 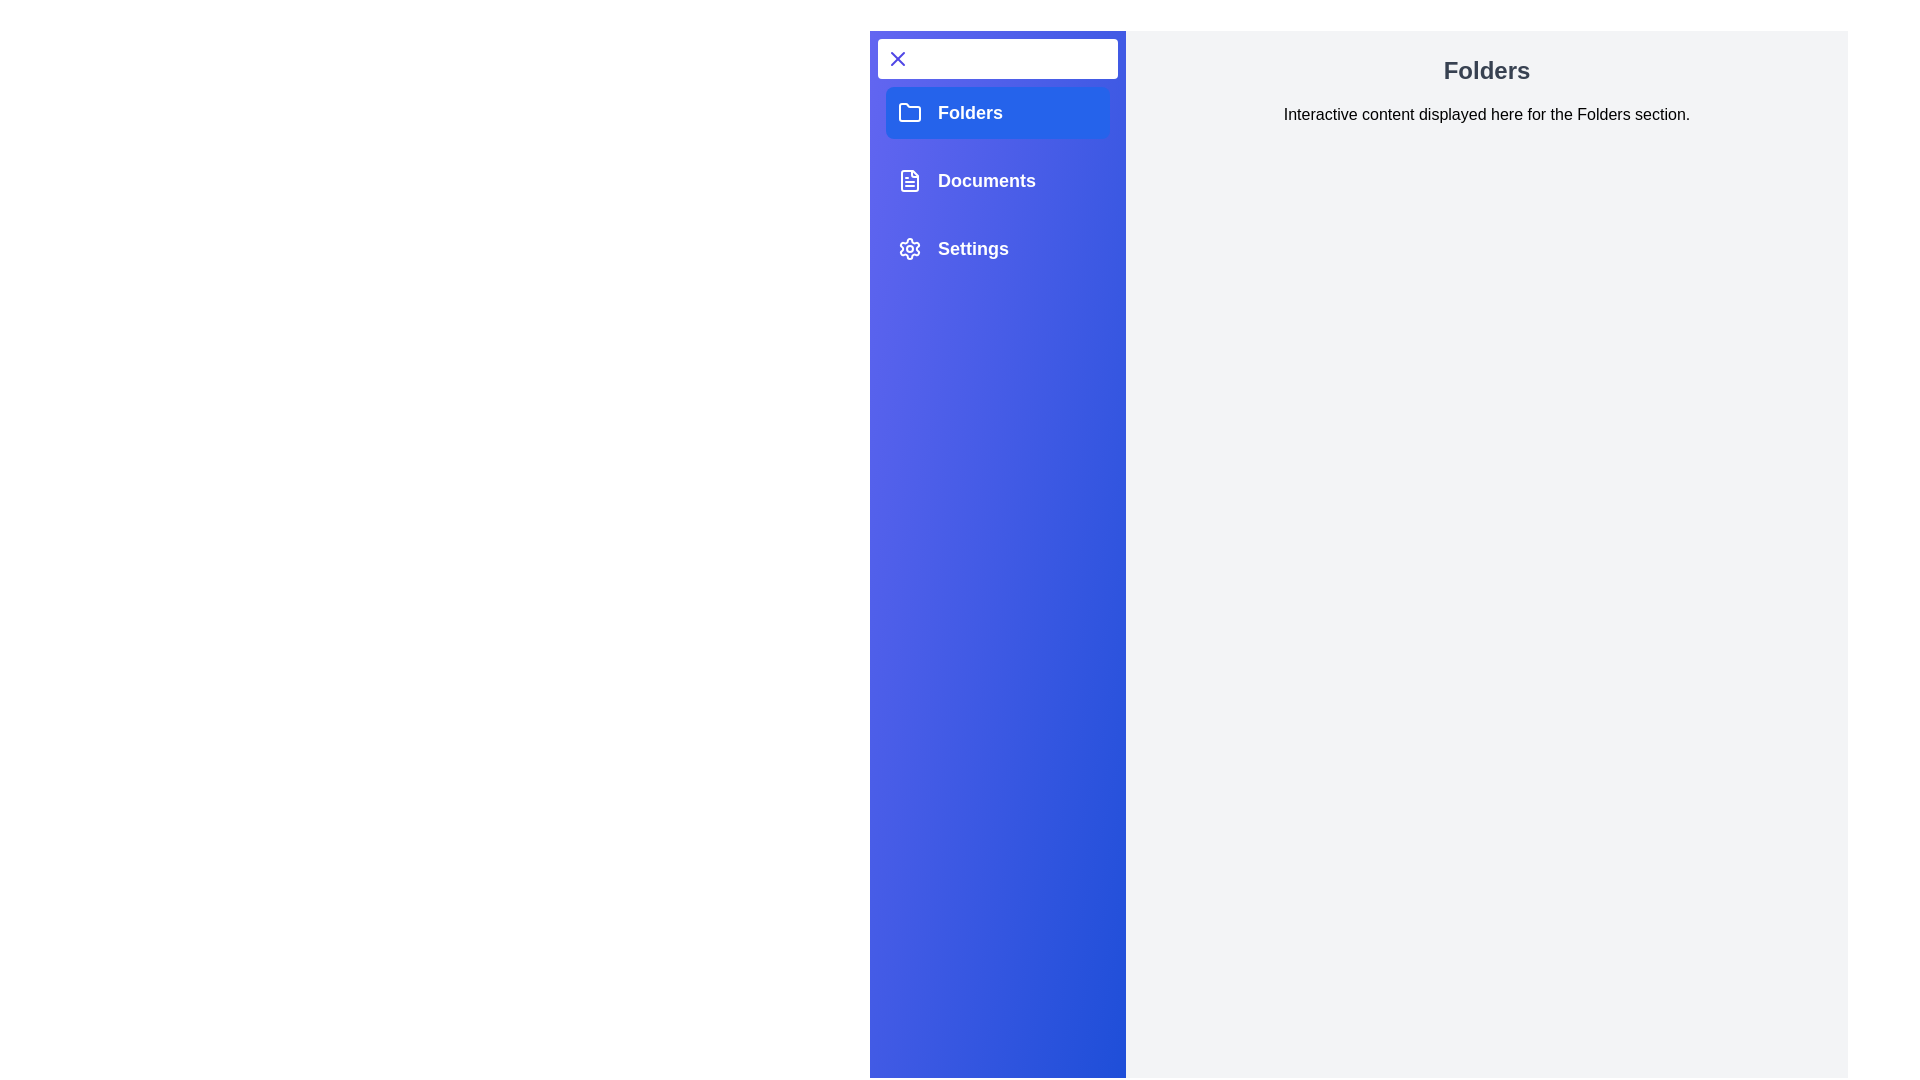 What do you see at coordinates (998, 181) in the screenshot?
I see `the tab Documents from the sidebar options` at bounding box center [998, 181].